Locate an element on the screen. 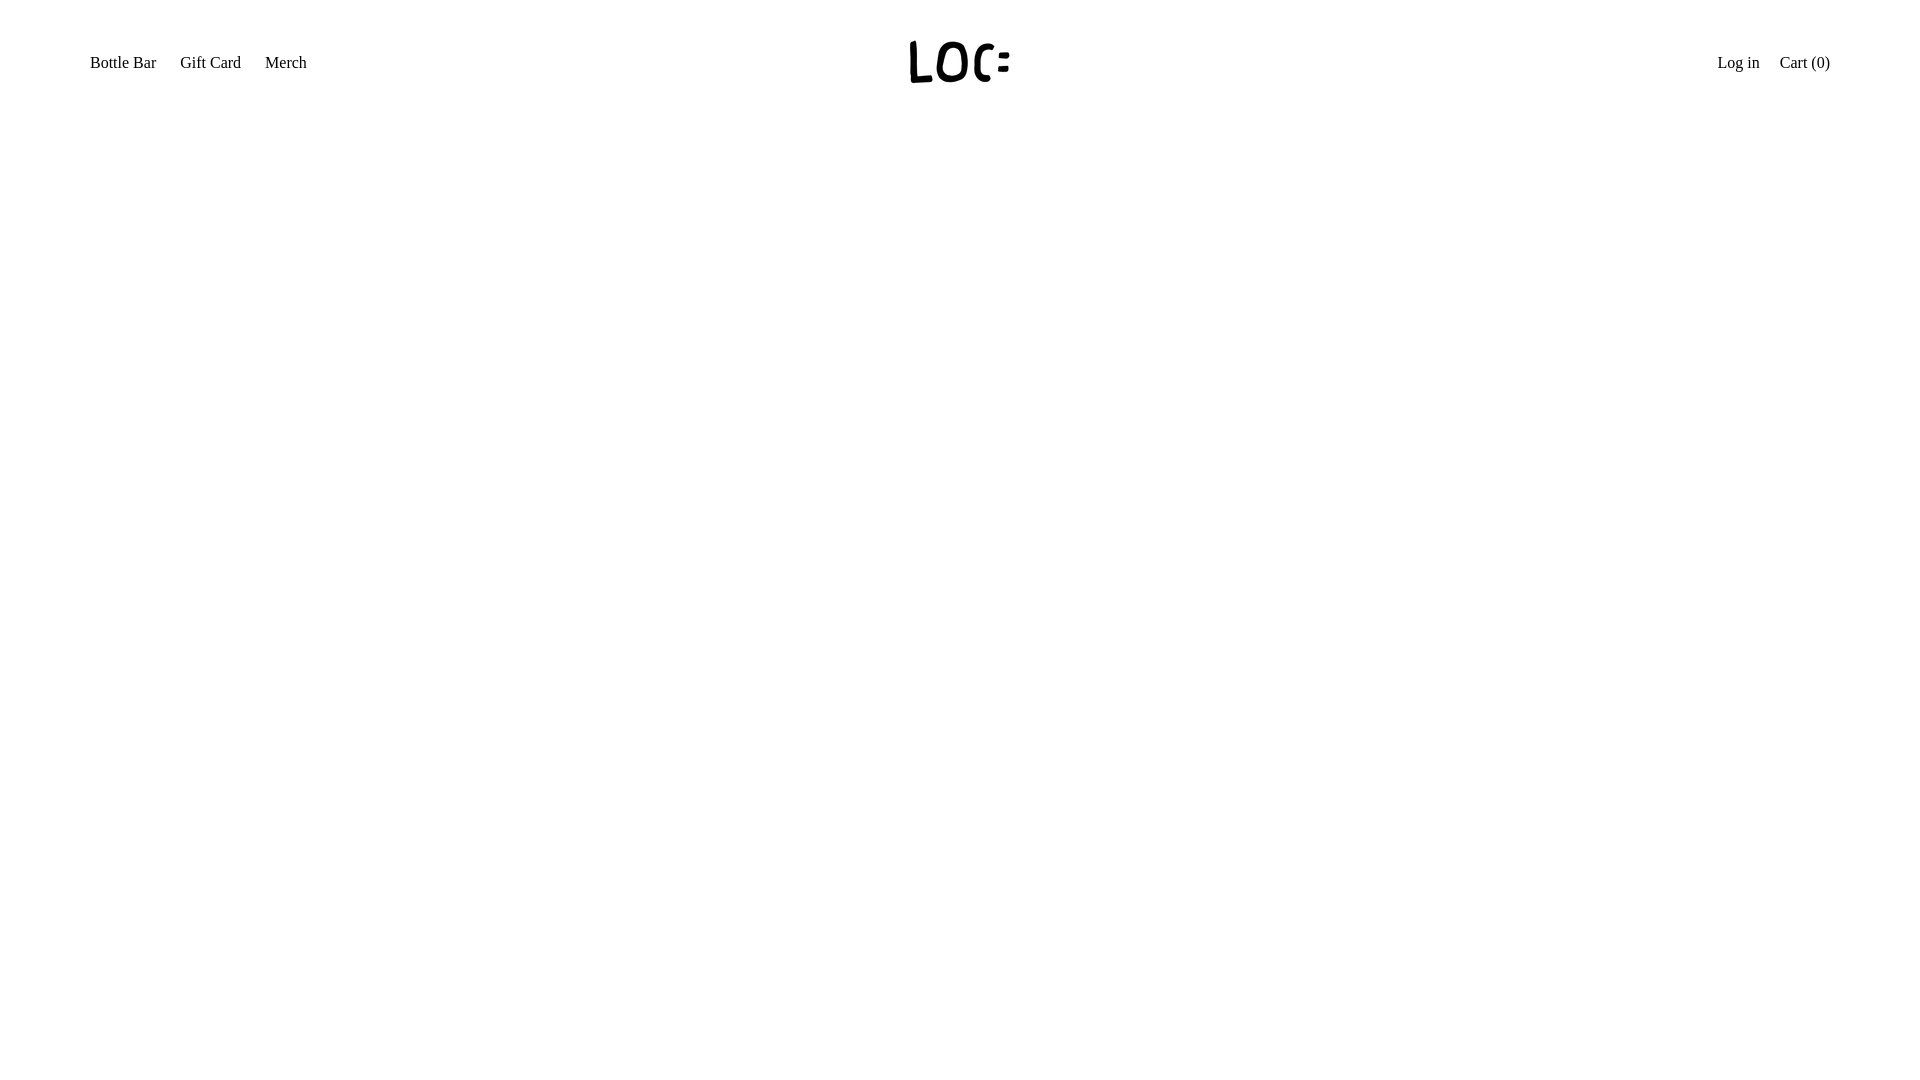 The image size is (1920, 1080). 'Gift Card' is located at coordinates (139, 333).